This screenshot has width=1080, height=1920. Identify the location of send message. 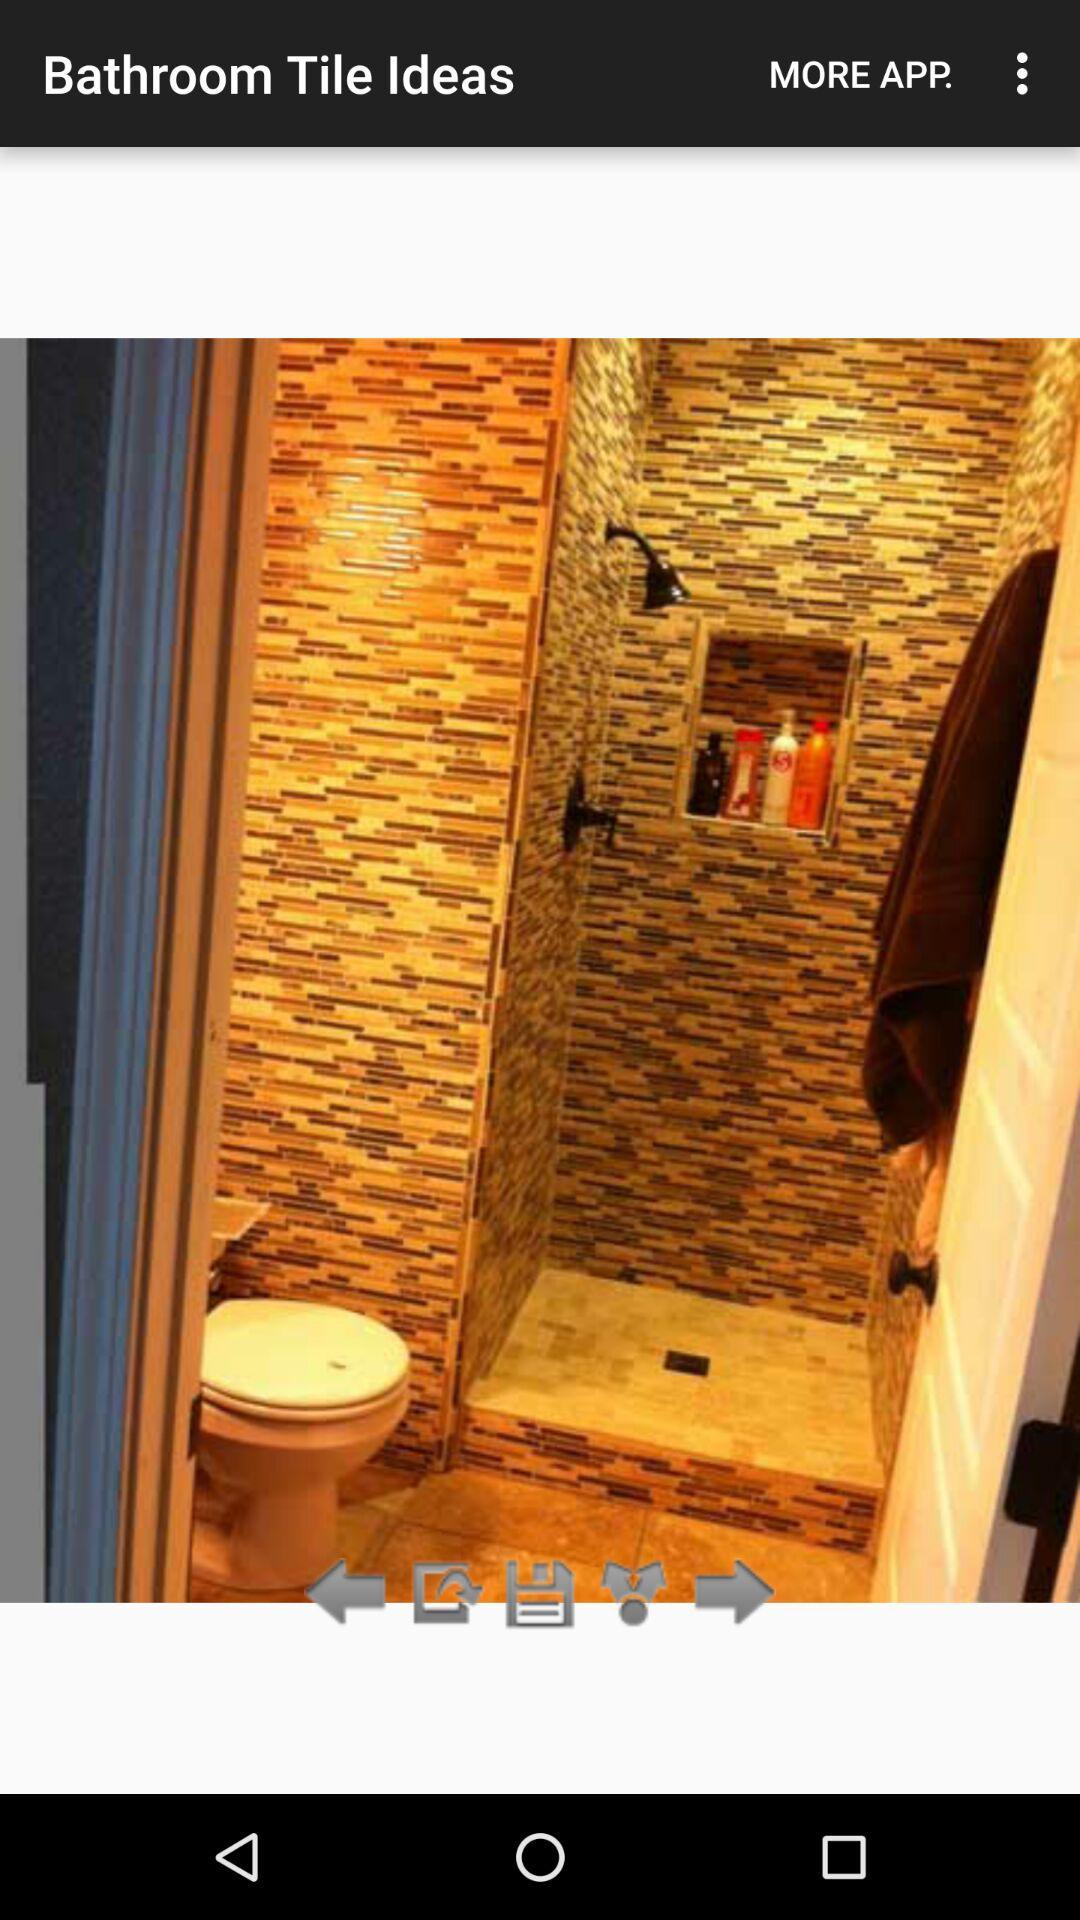
(444, 1593).